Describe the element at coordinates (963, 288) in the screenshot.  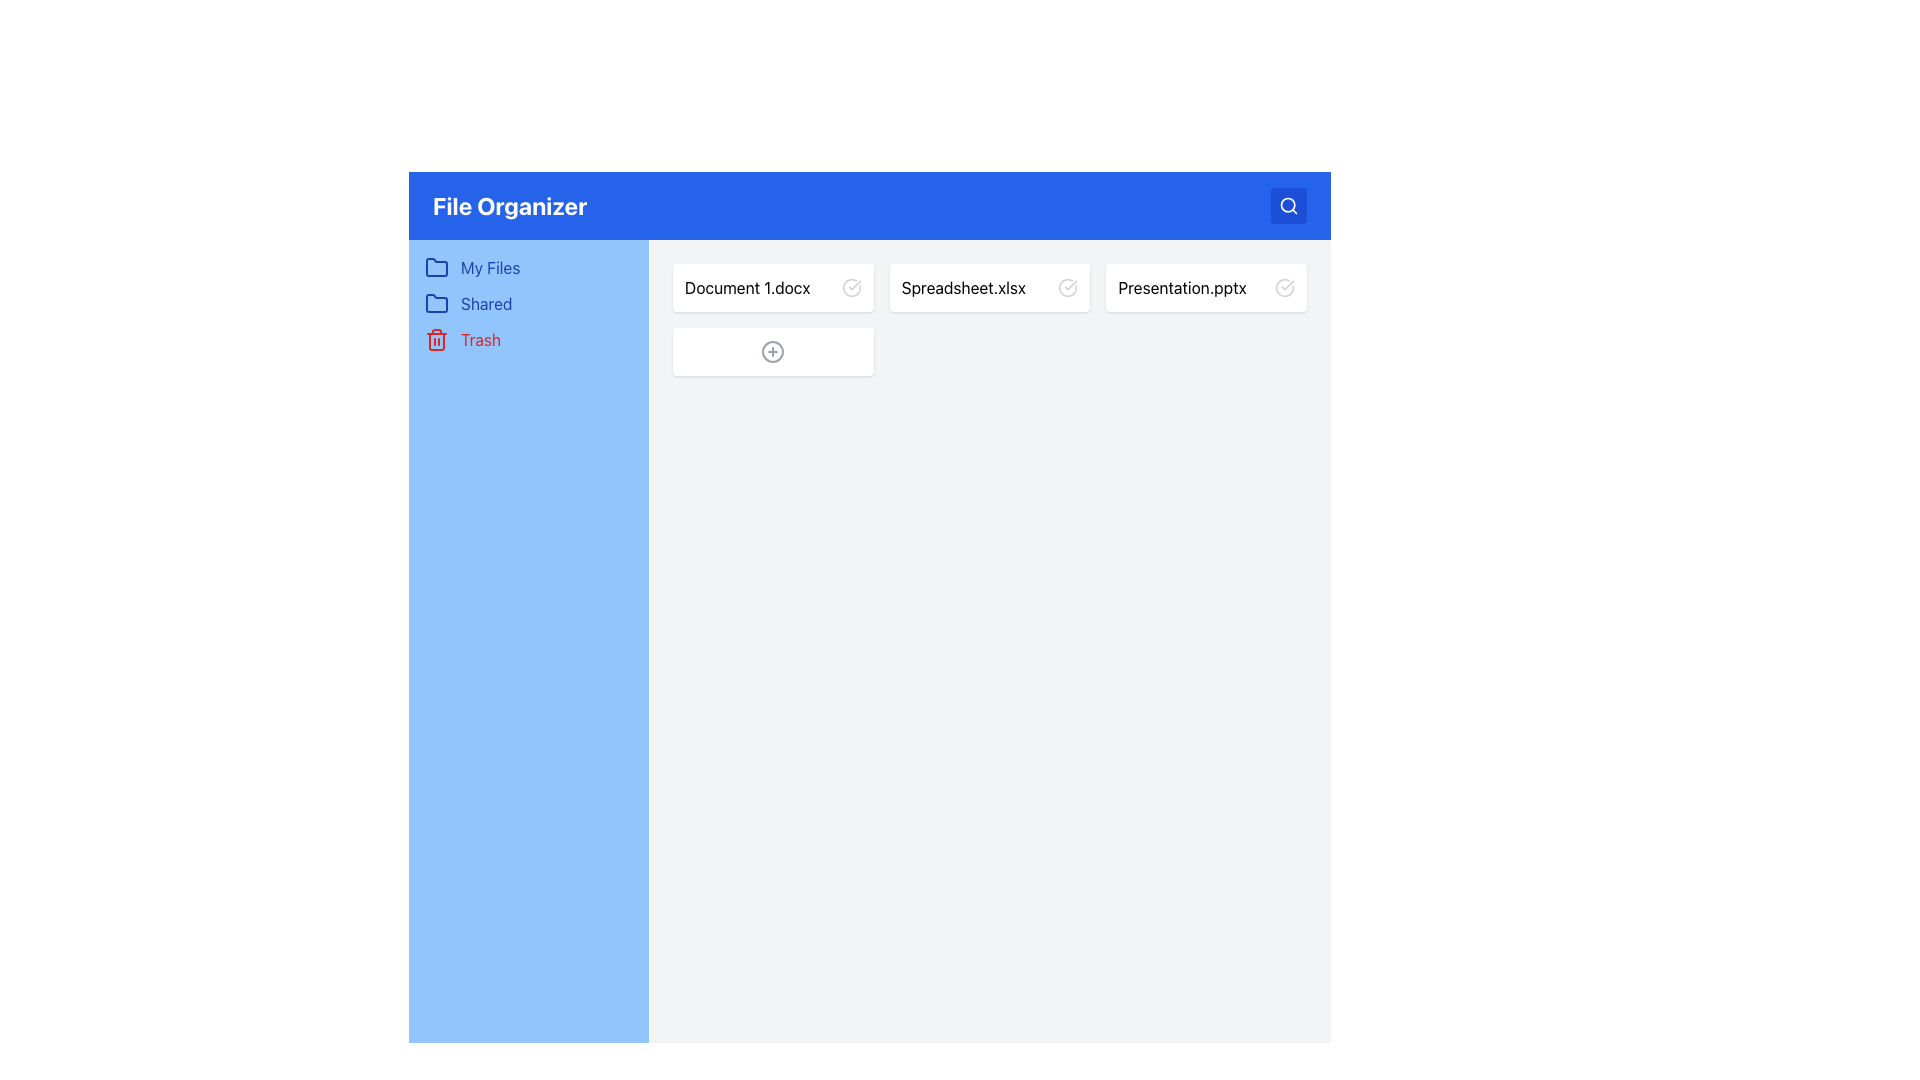
I see `the text label displaying 'Spreadsheet.xlsx'` at that location.